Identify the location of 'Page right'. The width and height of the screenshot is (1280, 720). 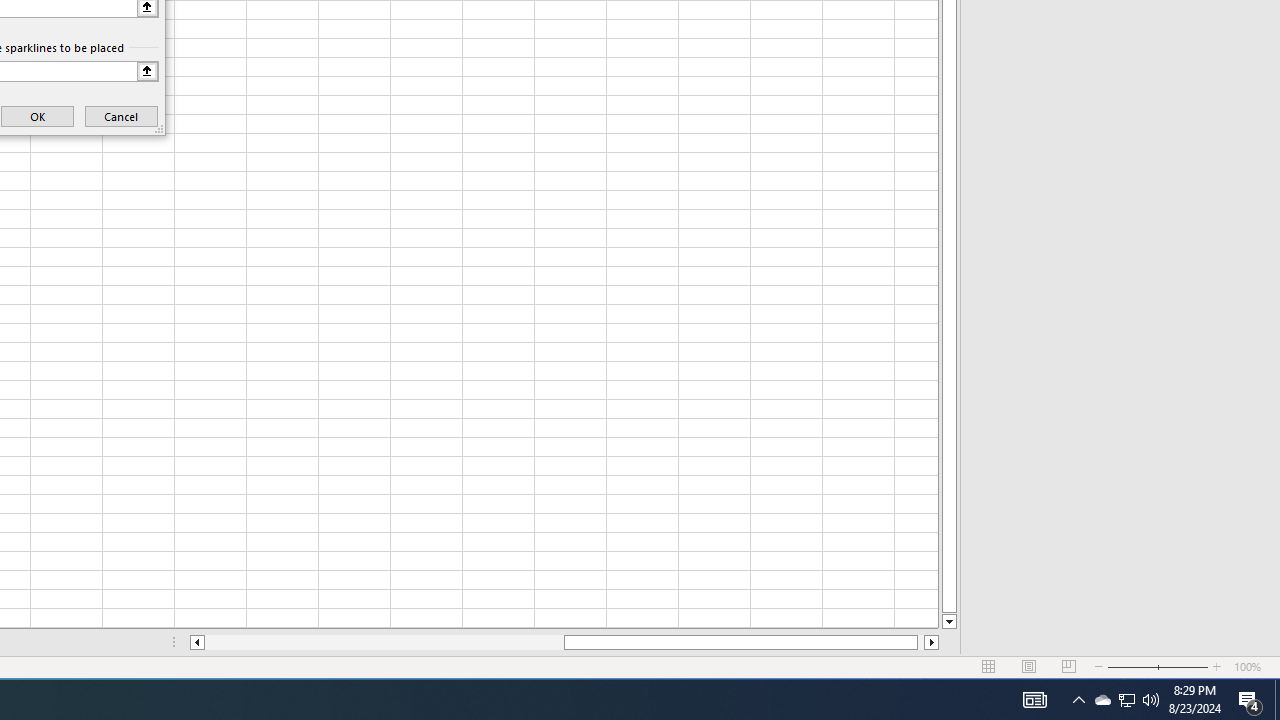
(919, 642).